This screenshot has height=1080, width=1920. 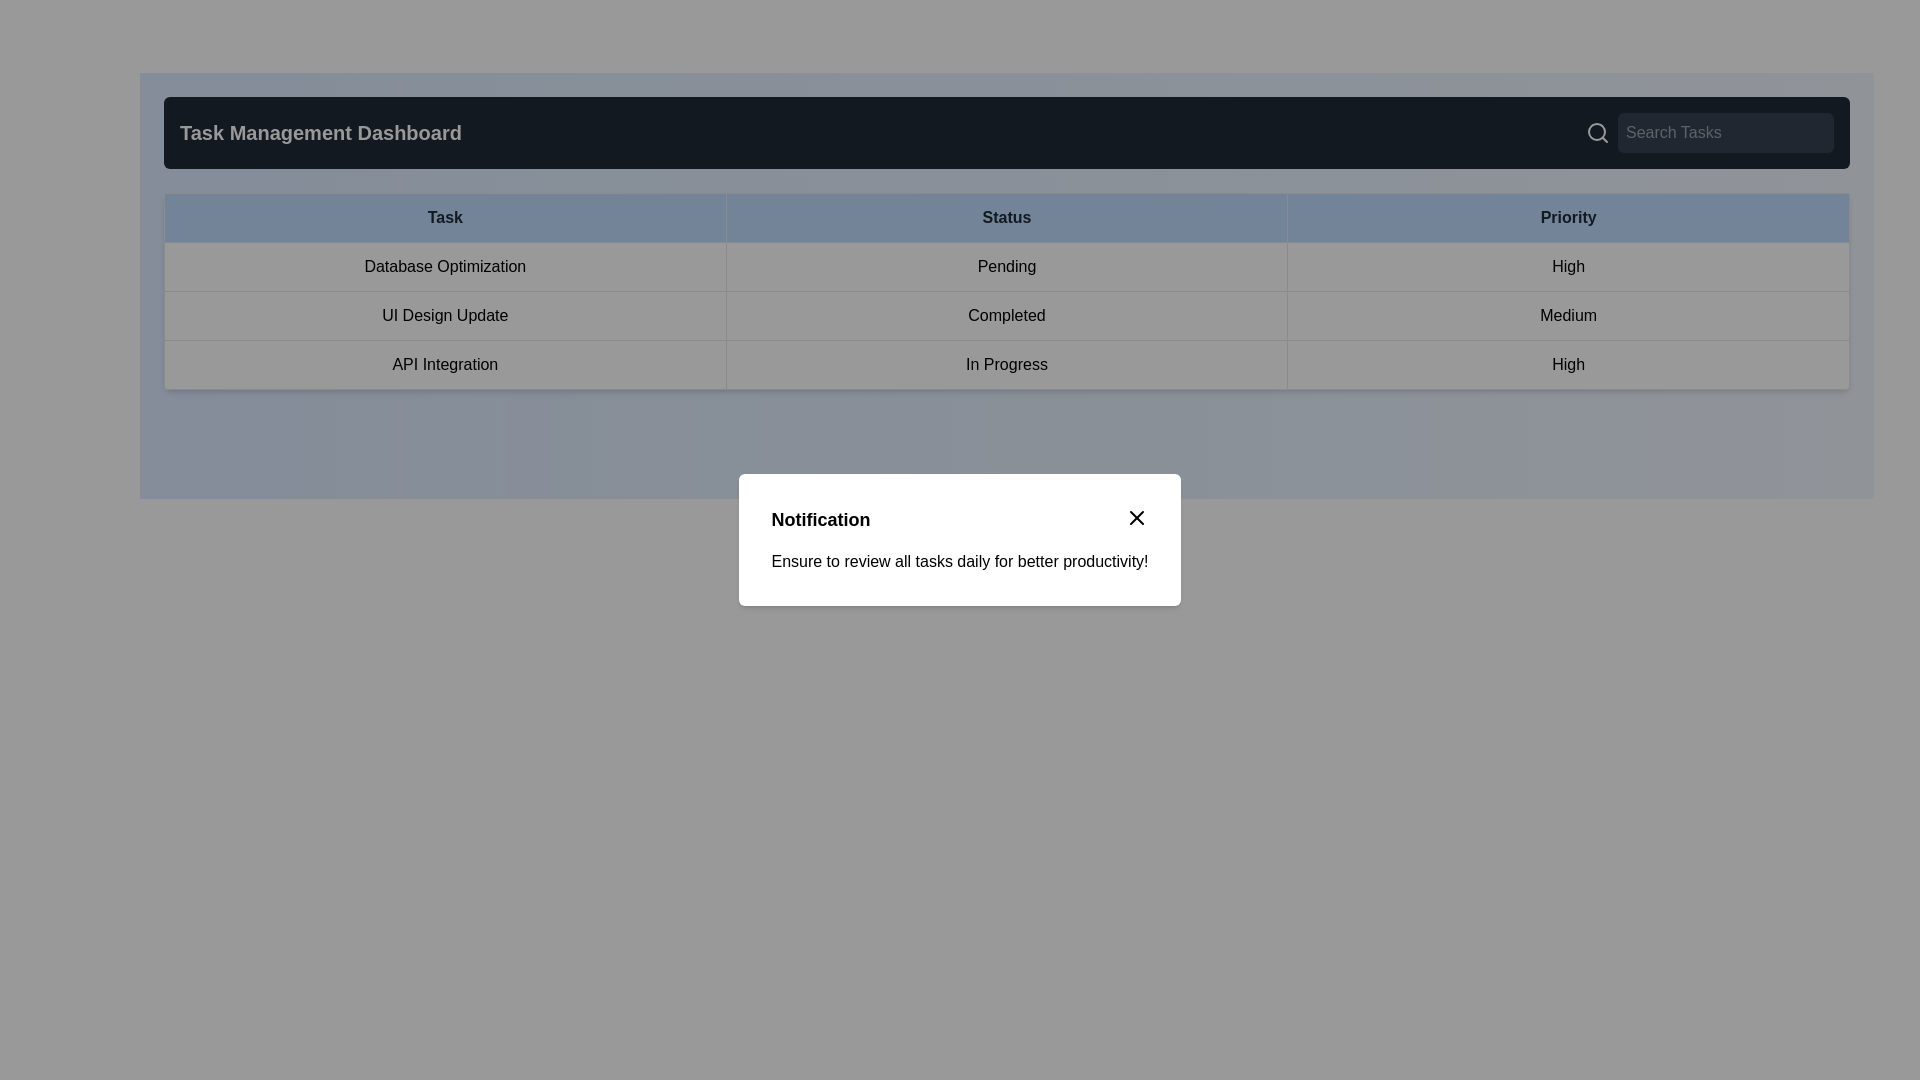 What do you see at coordinates (444, 365) in the screenshot?
I see `the static text label 'API Integration' in the first column of the third row of the 'Task Management Dashboard' table` at bounding box center [444, 365].